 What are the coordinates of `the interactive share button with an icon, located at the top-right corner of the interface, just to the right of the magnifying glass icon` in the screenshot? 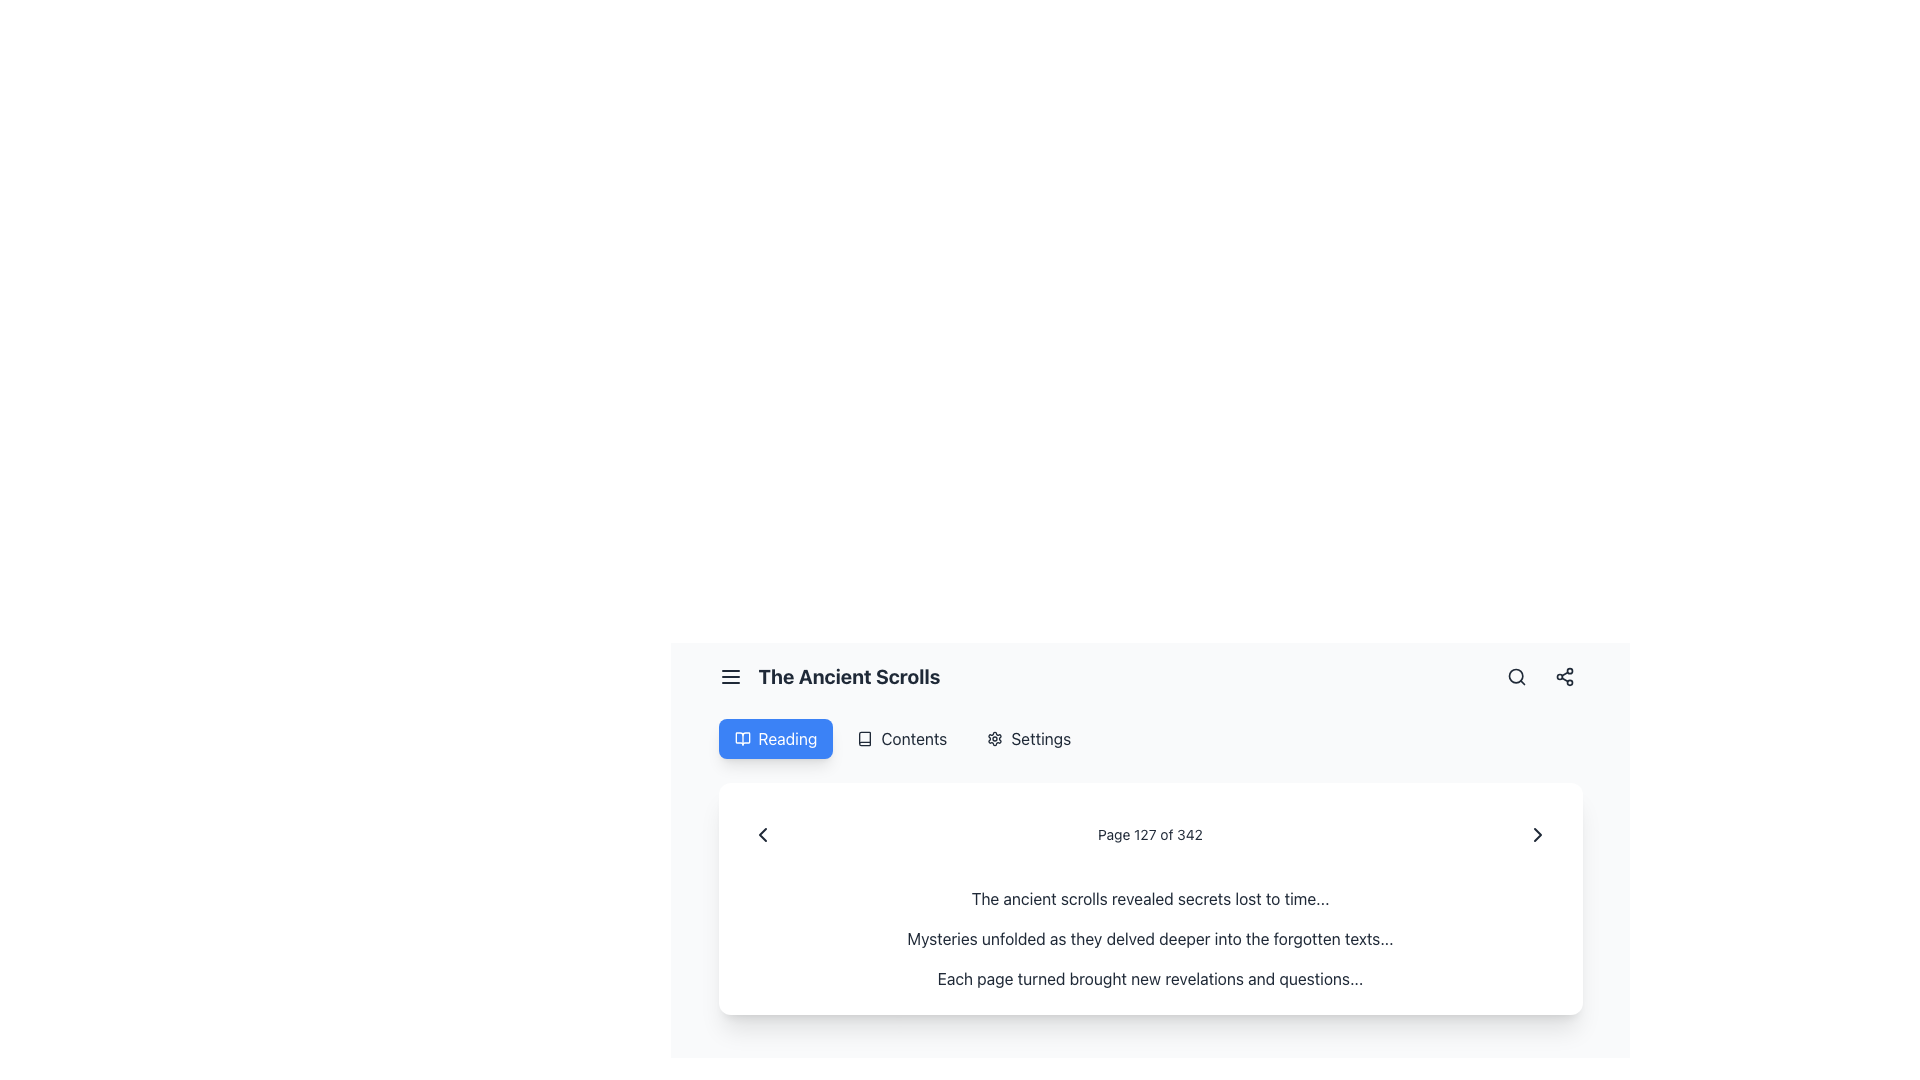 It's located at (1563, 676).